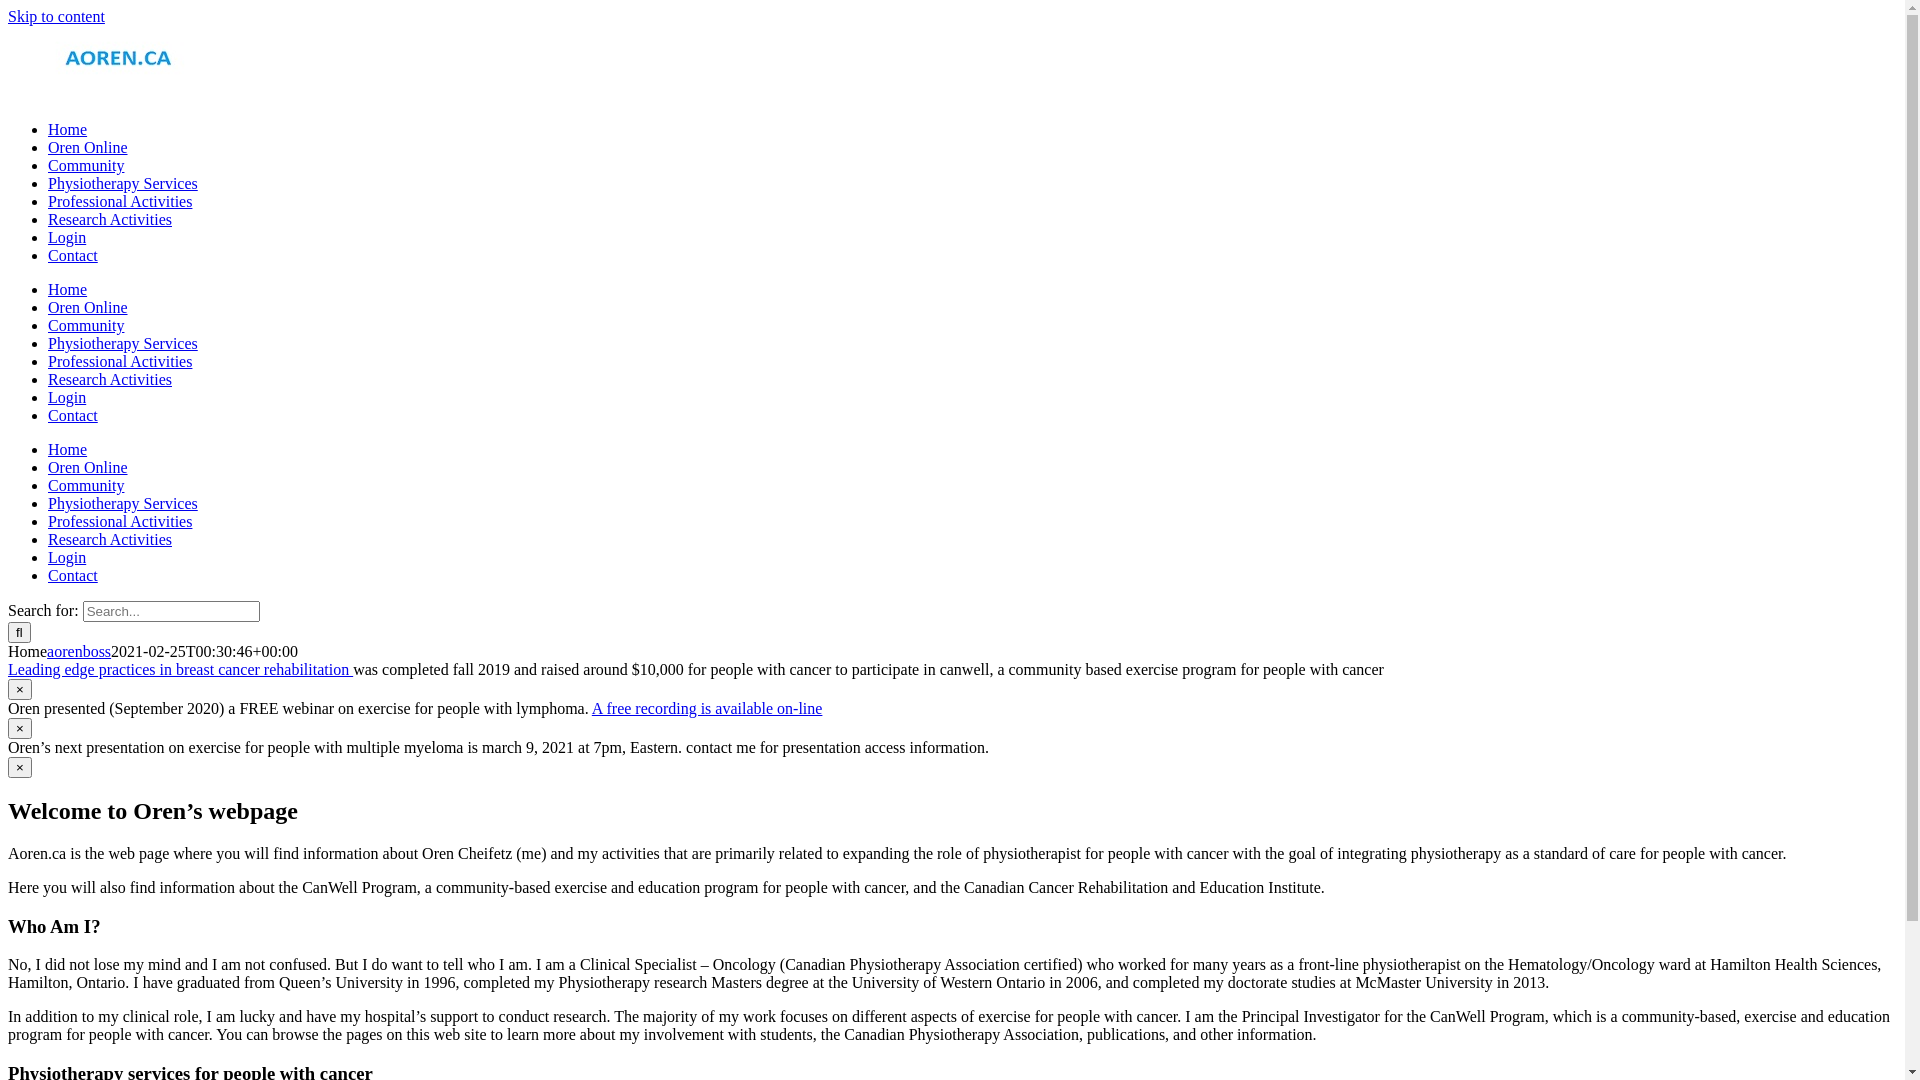 This screenshot has height=1080, width=1920. Describe the element at coordinates (707, 707) in the screenshot. I see `'A free recording is available on-line'` at that location.